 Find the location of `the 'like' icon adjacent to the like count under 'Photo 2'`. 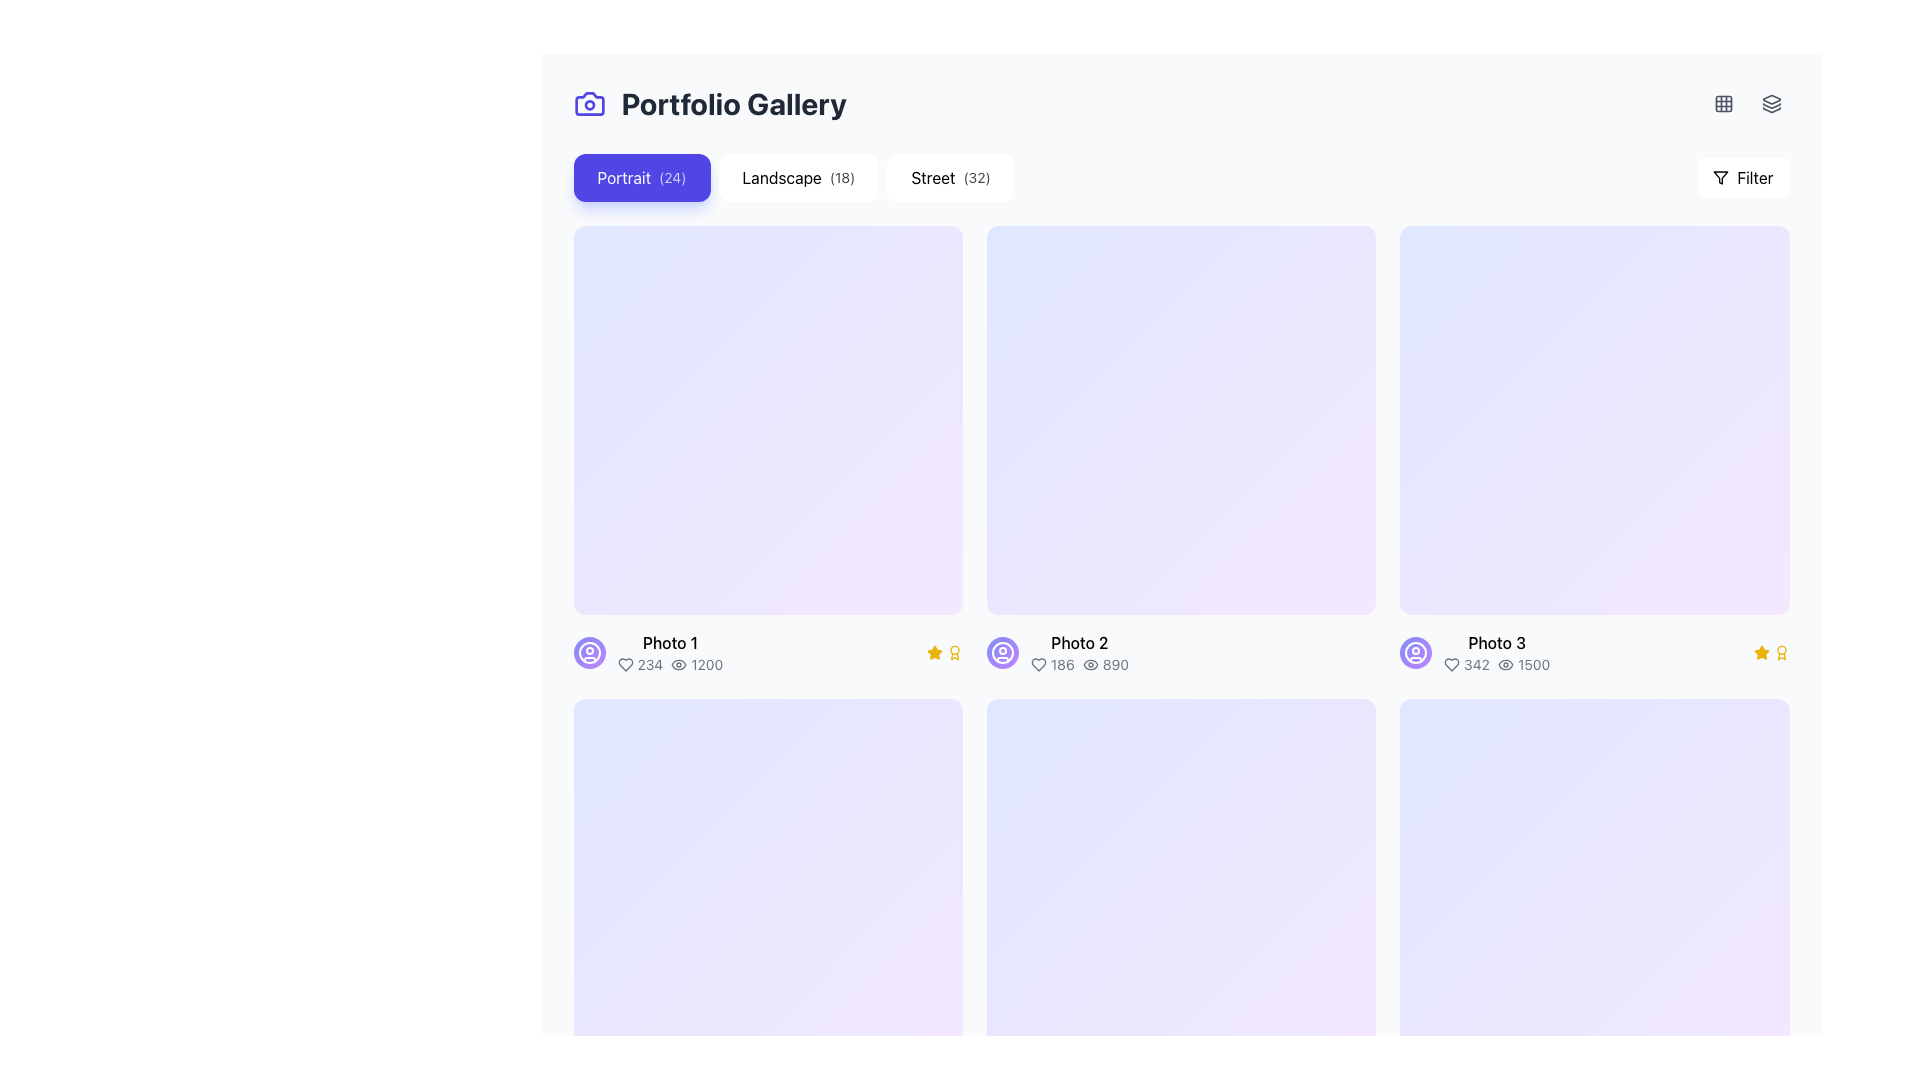

the 'like' icon adjacent to the like count under 'Photo 2' is located at coordinates (1038, 665).